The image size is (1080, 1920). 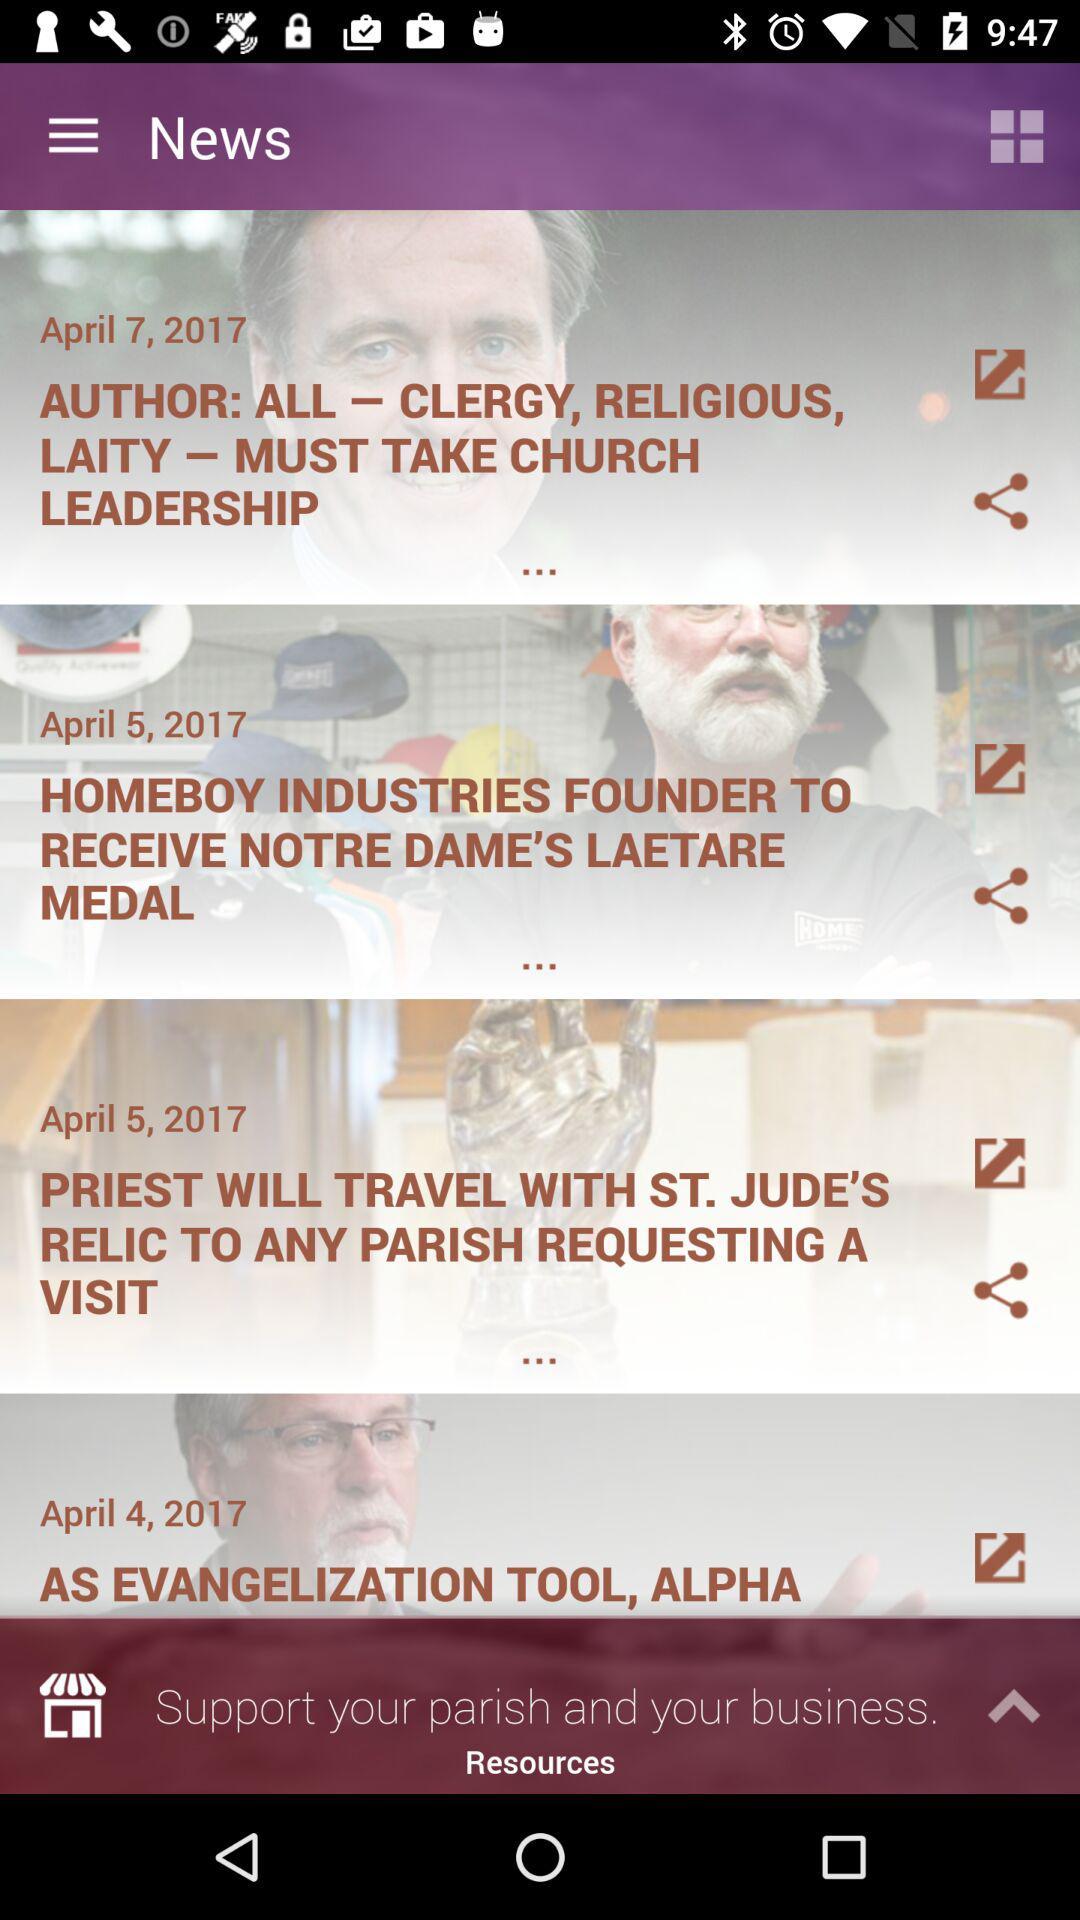 What do you see at coordinates (976, 476) in the screenshot?
I see `tha gallry image` at bounding box center [976, 476].